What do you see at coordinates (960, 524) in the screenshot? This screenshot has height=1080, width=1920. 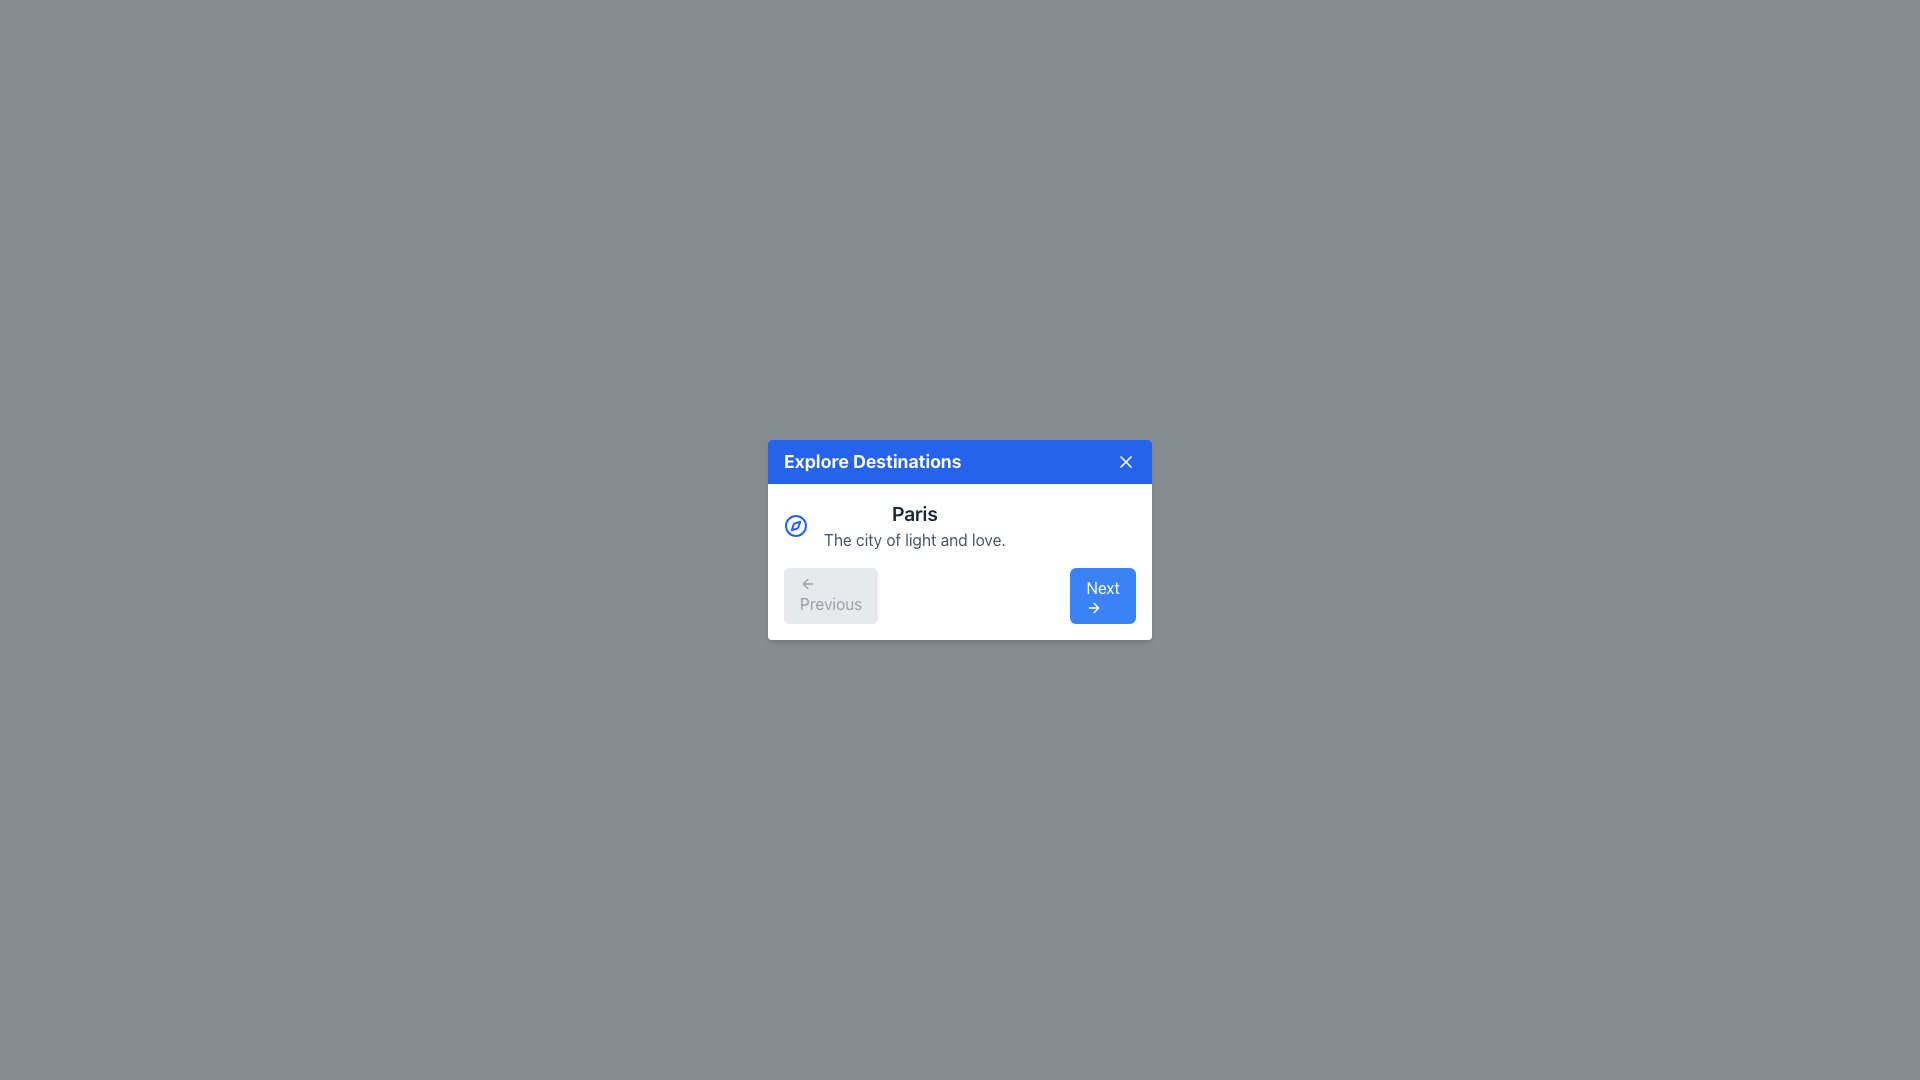 I see `informational text element titled 'Paris', which includes a bold heading and a smaller description, located in the 'Explore Destinations' card` at bounding box center [960, 524].